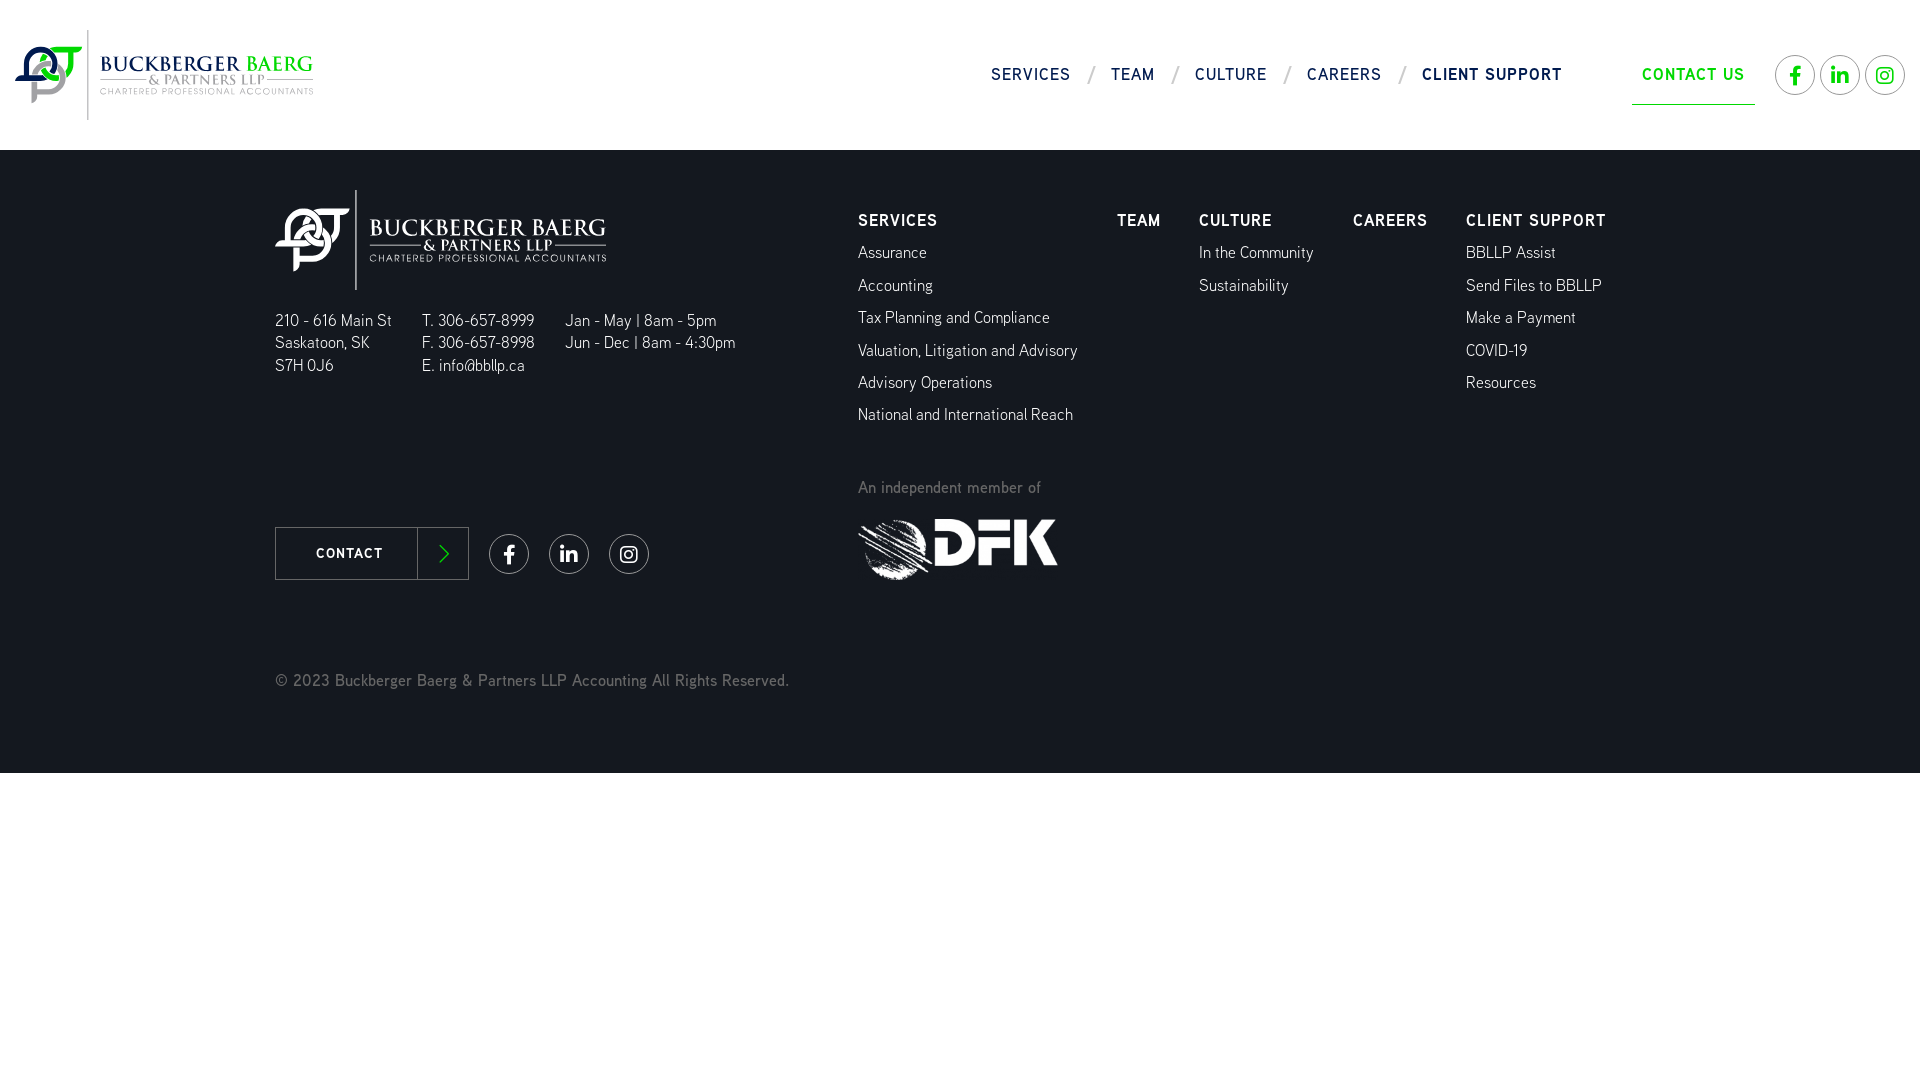 The height and width of the screenshot is (1080, 1920). I want to click on 'Accounting', so click(894, 285).